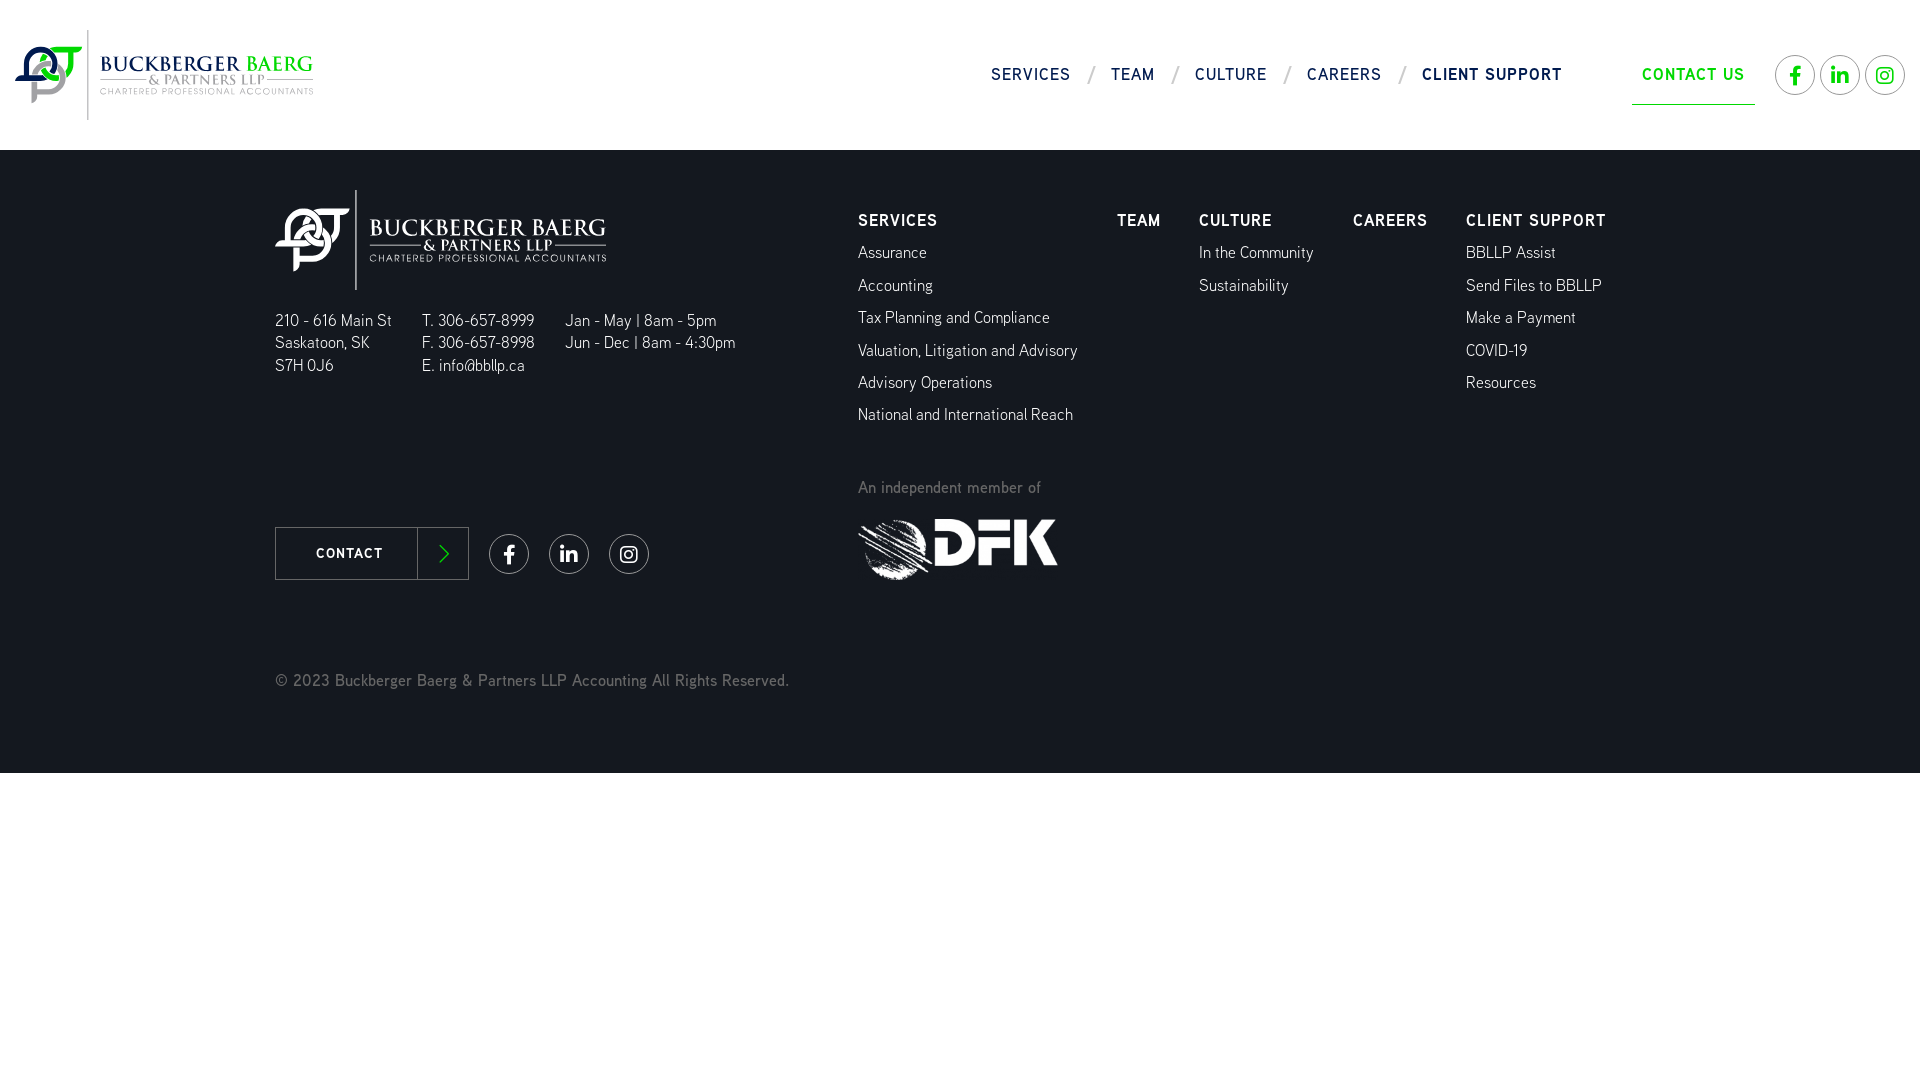 The height and width of the screenshot is (1080, 1920). I want to click on 'Accounting', so click(894, 285).